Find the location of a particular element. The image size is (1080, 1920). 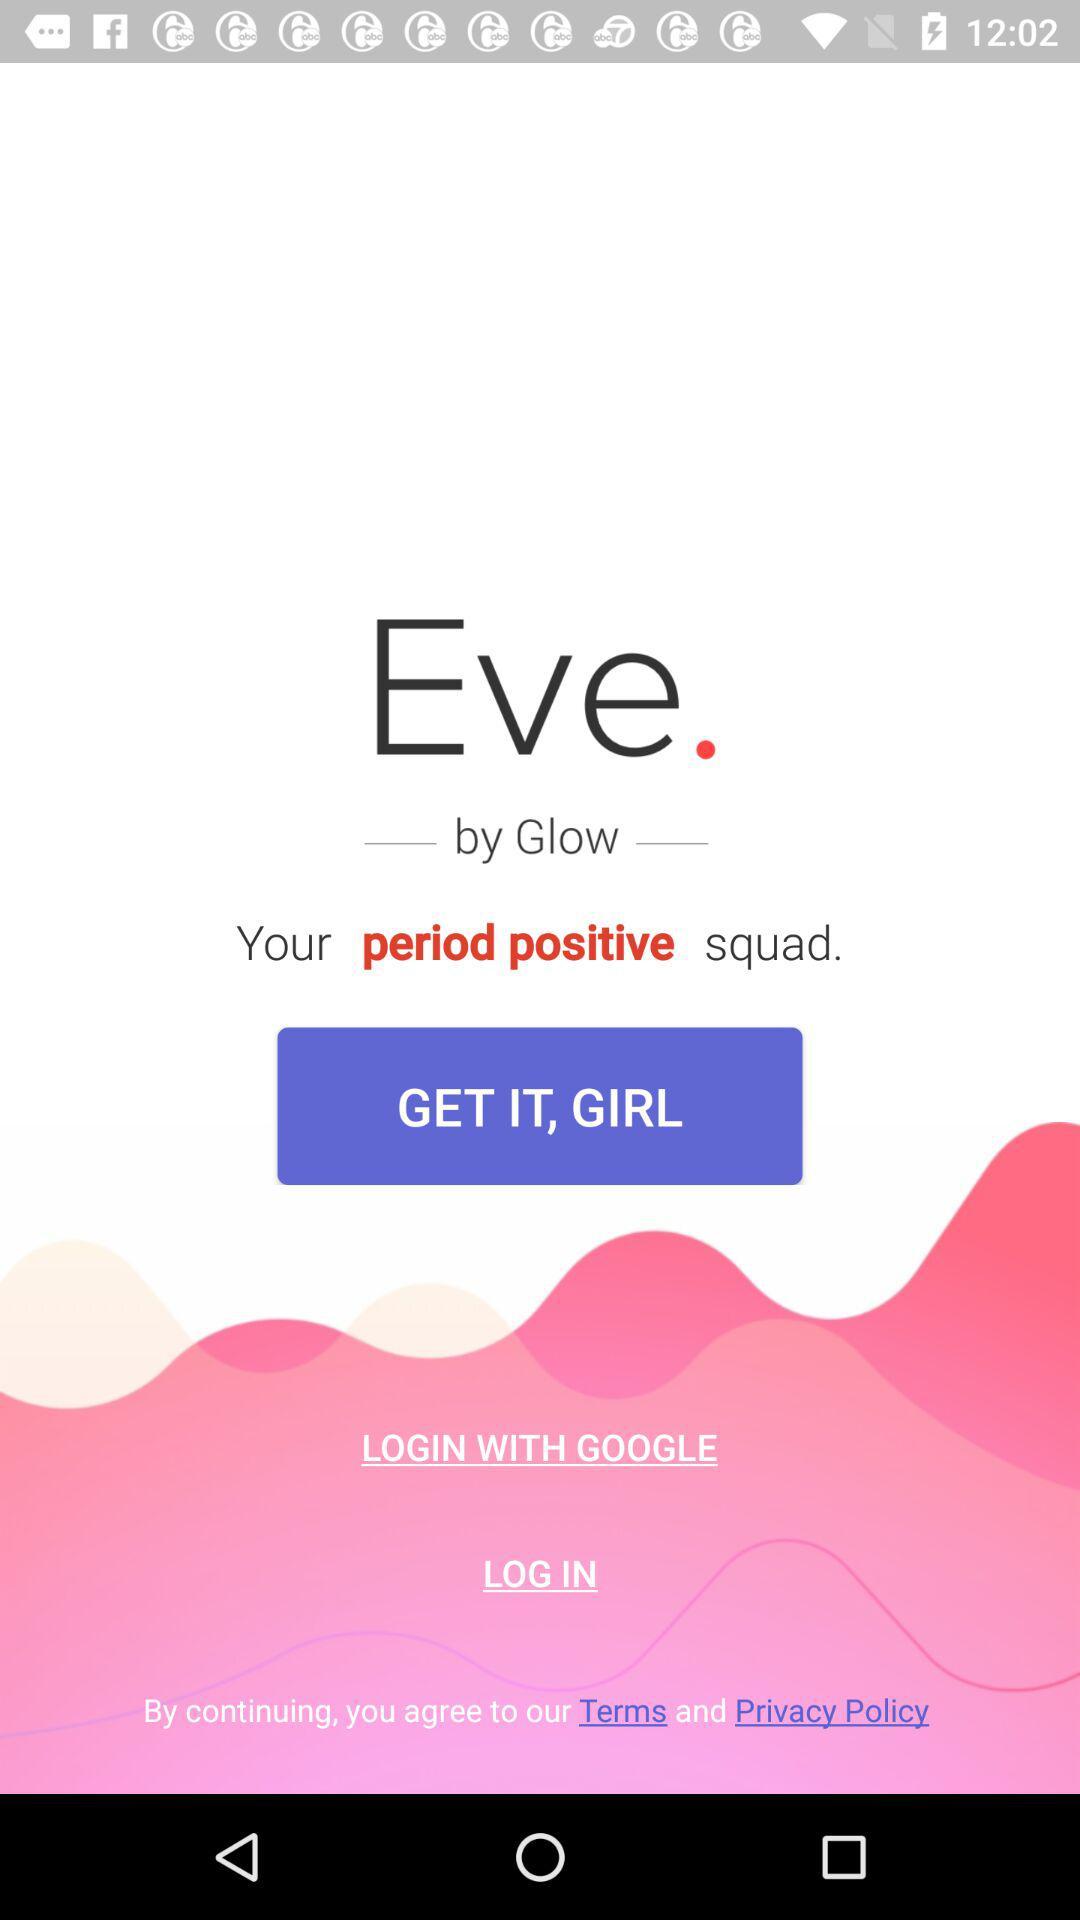

the  log in is located at coordinates (540, 1571).